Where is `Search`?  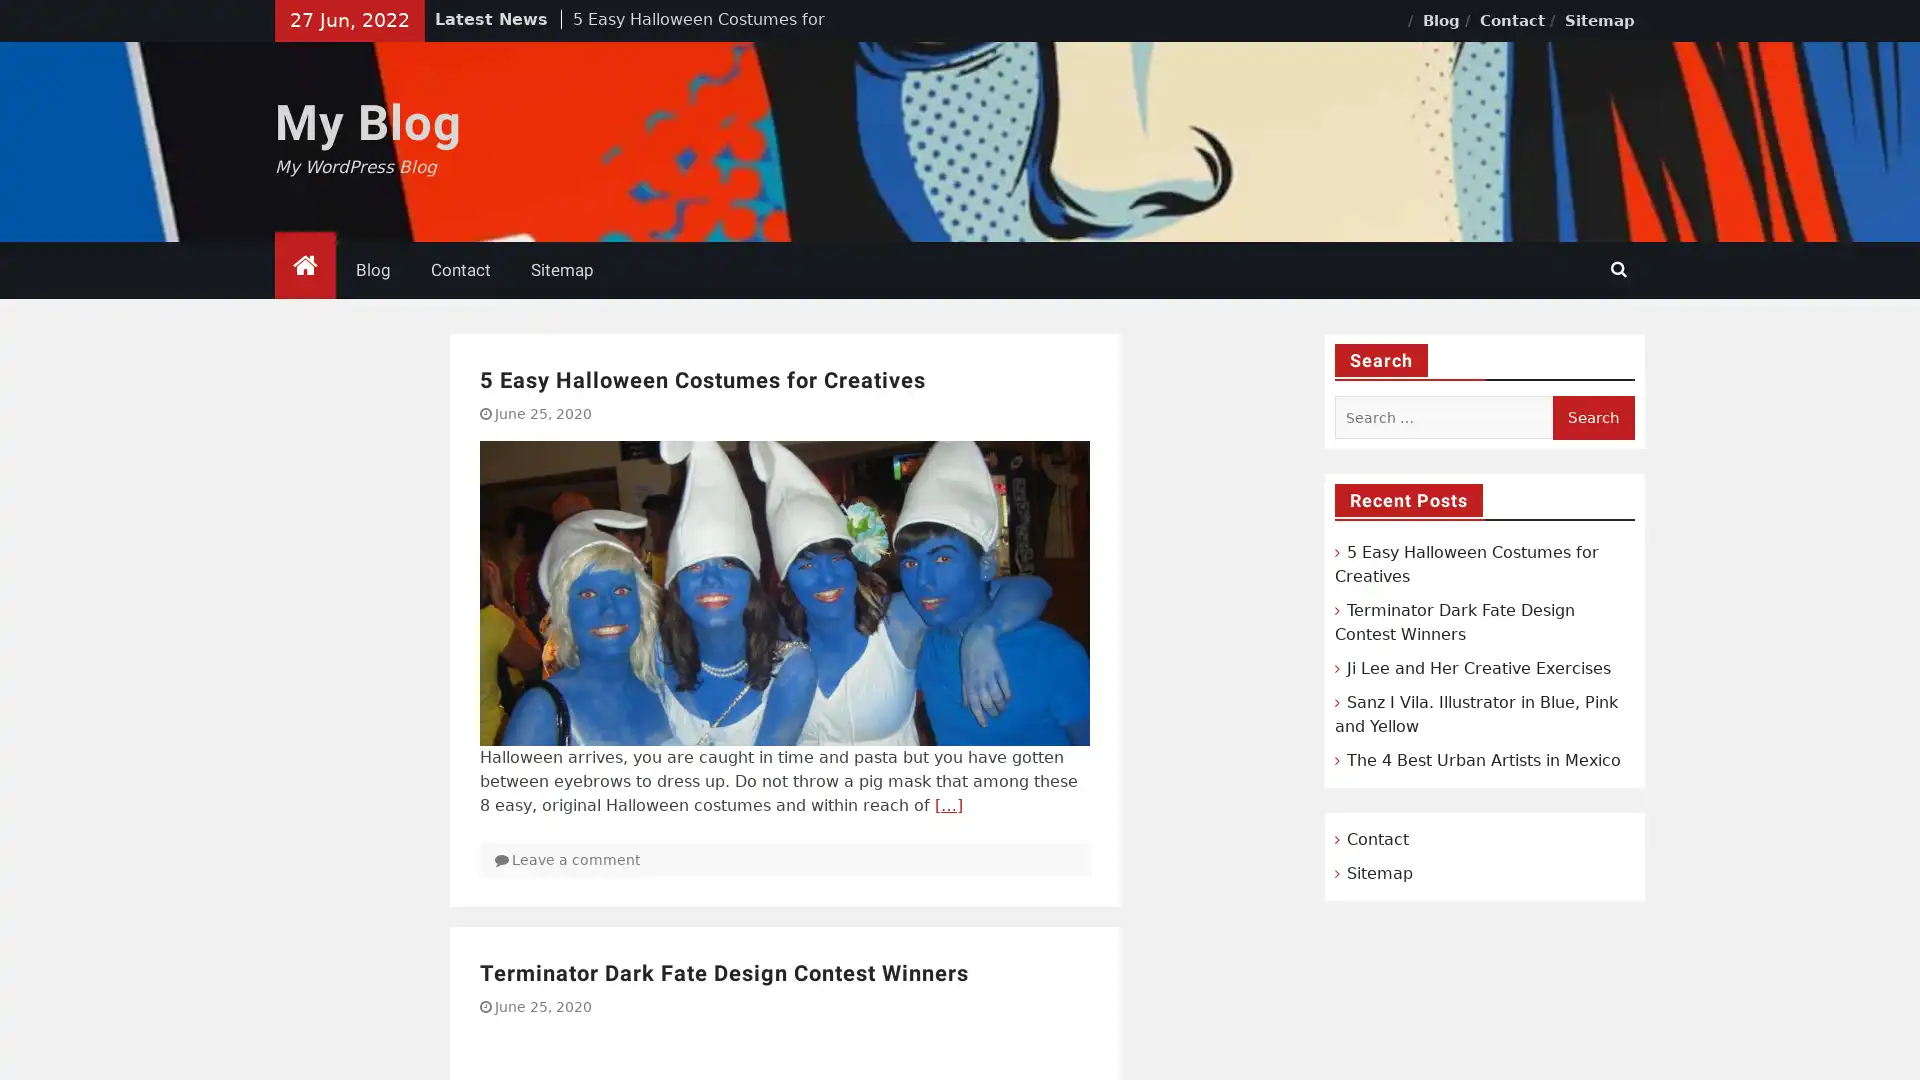 Search is located at coordinates (1592, 416).